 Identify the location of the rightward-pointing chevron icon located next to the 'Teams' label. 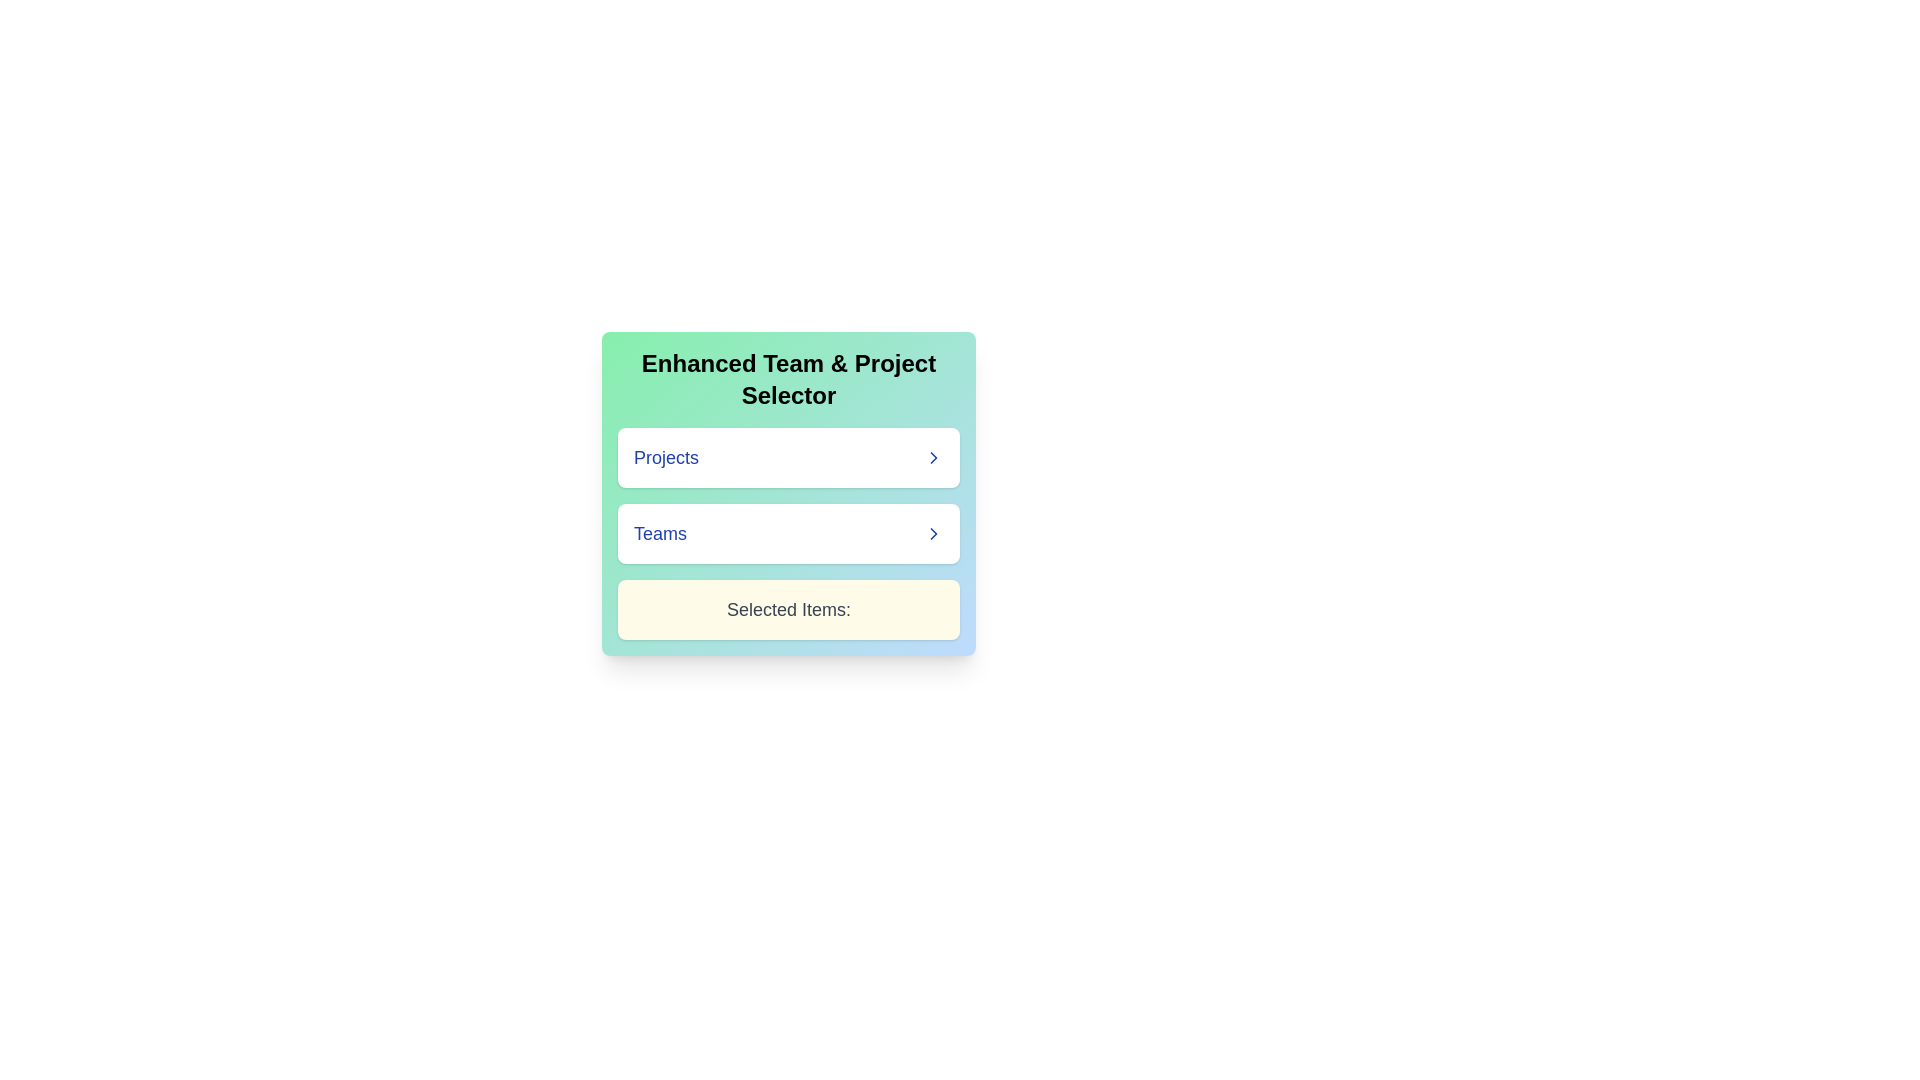
(933, 532).